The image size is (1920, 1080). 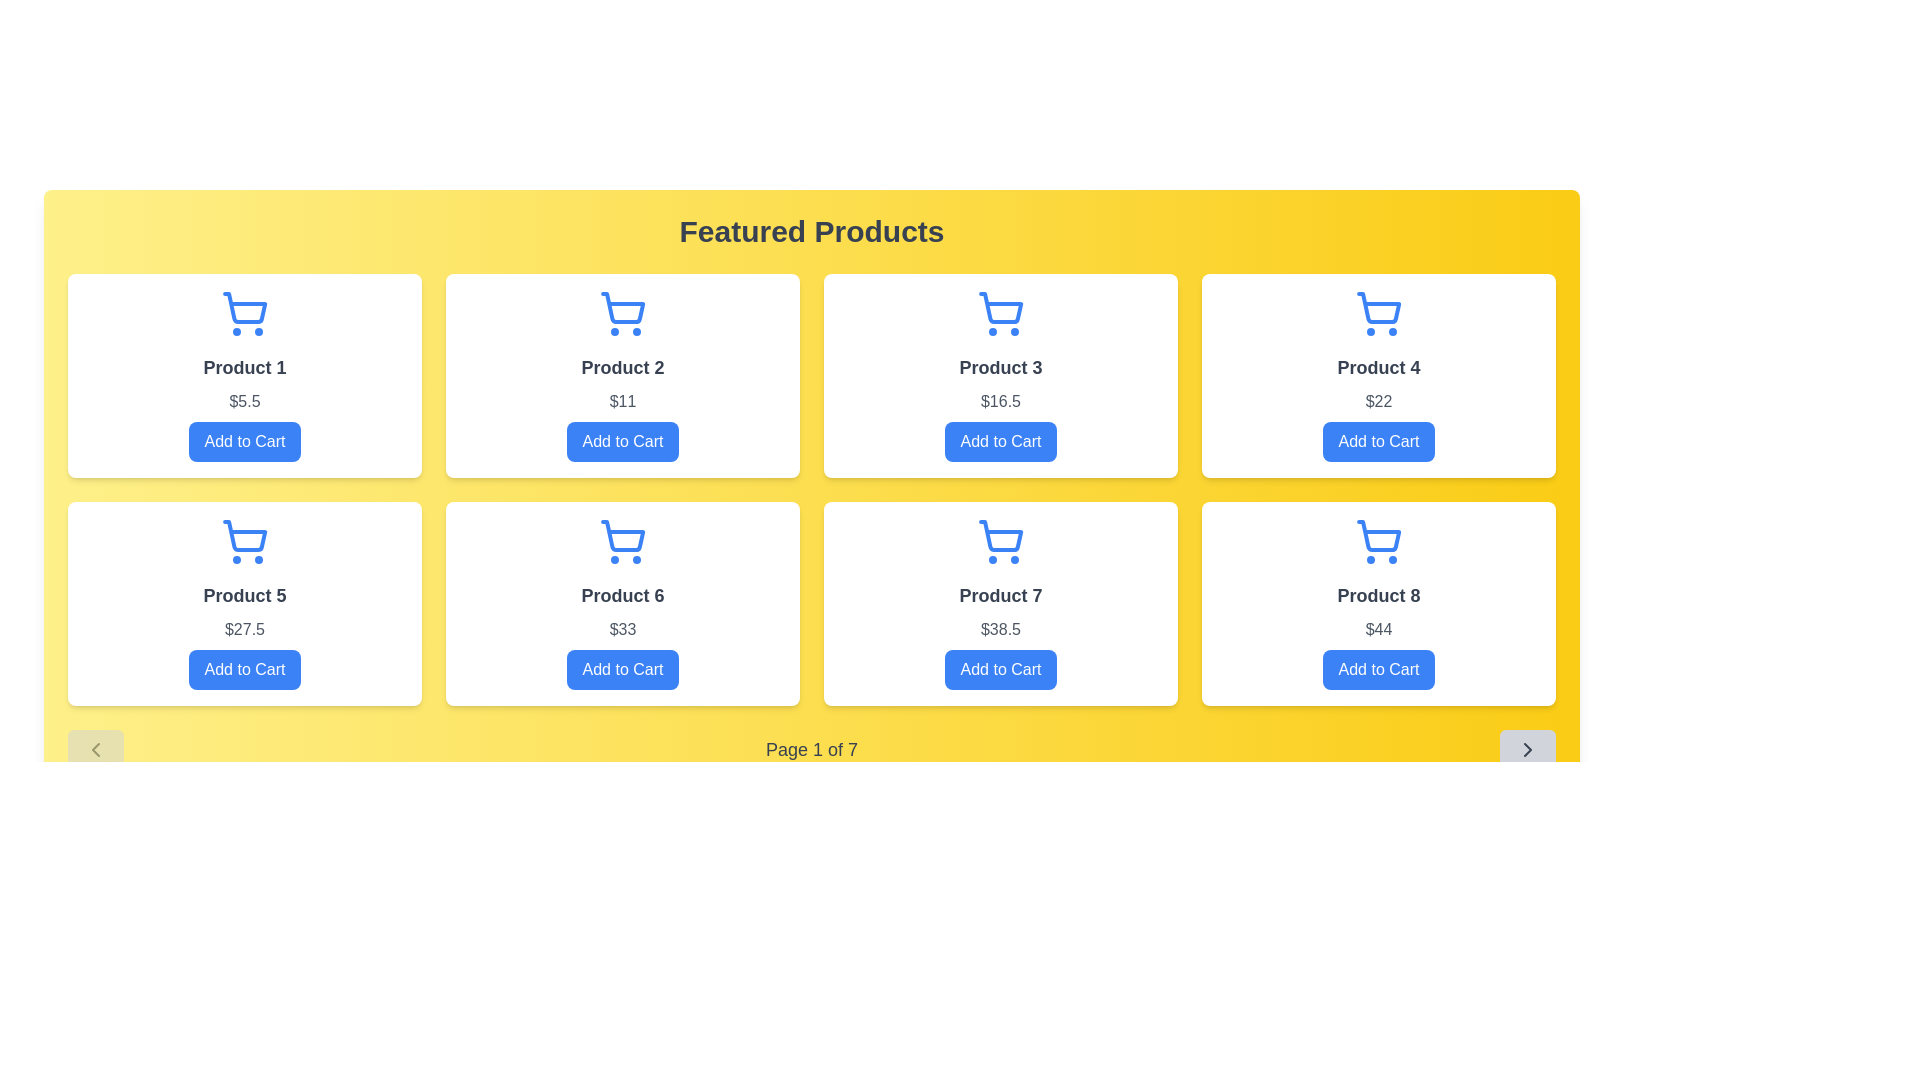 I want to click on the blue cart icon located above the '$38.5' label in the 'Product 7' card, which is the seventh product card in the grid layout, so click(x=1001, y=542).